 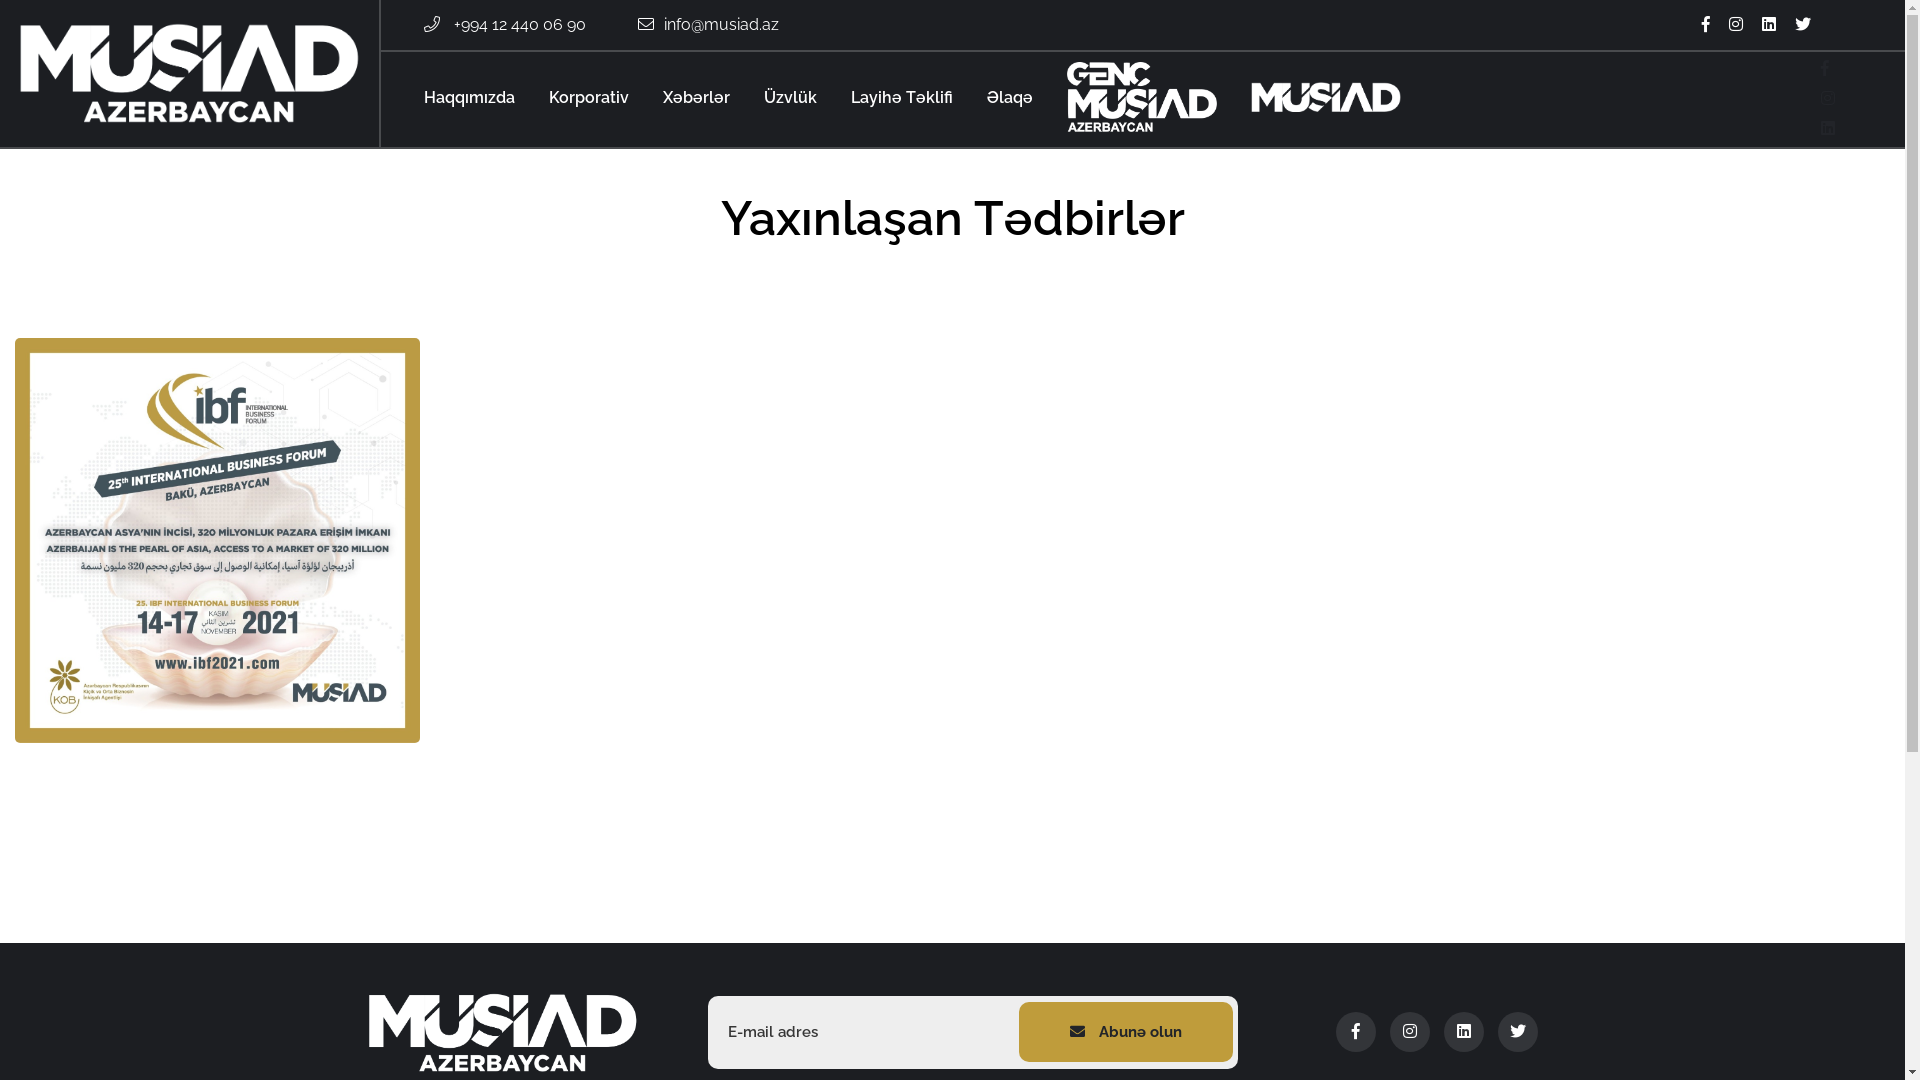 What do you see at coordinates (720, 24) in the screenshot?
I see `'info@musiad.az'` at bounding box center [720, 24].